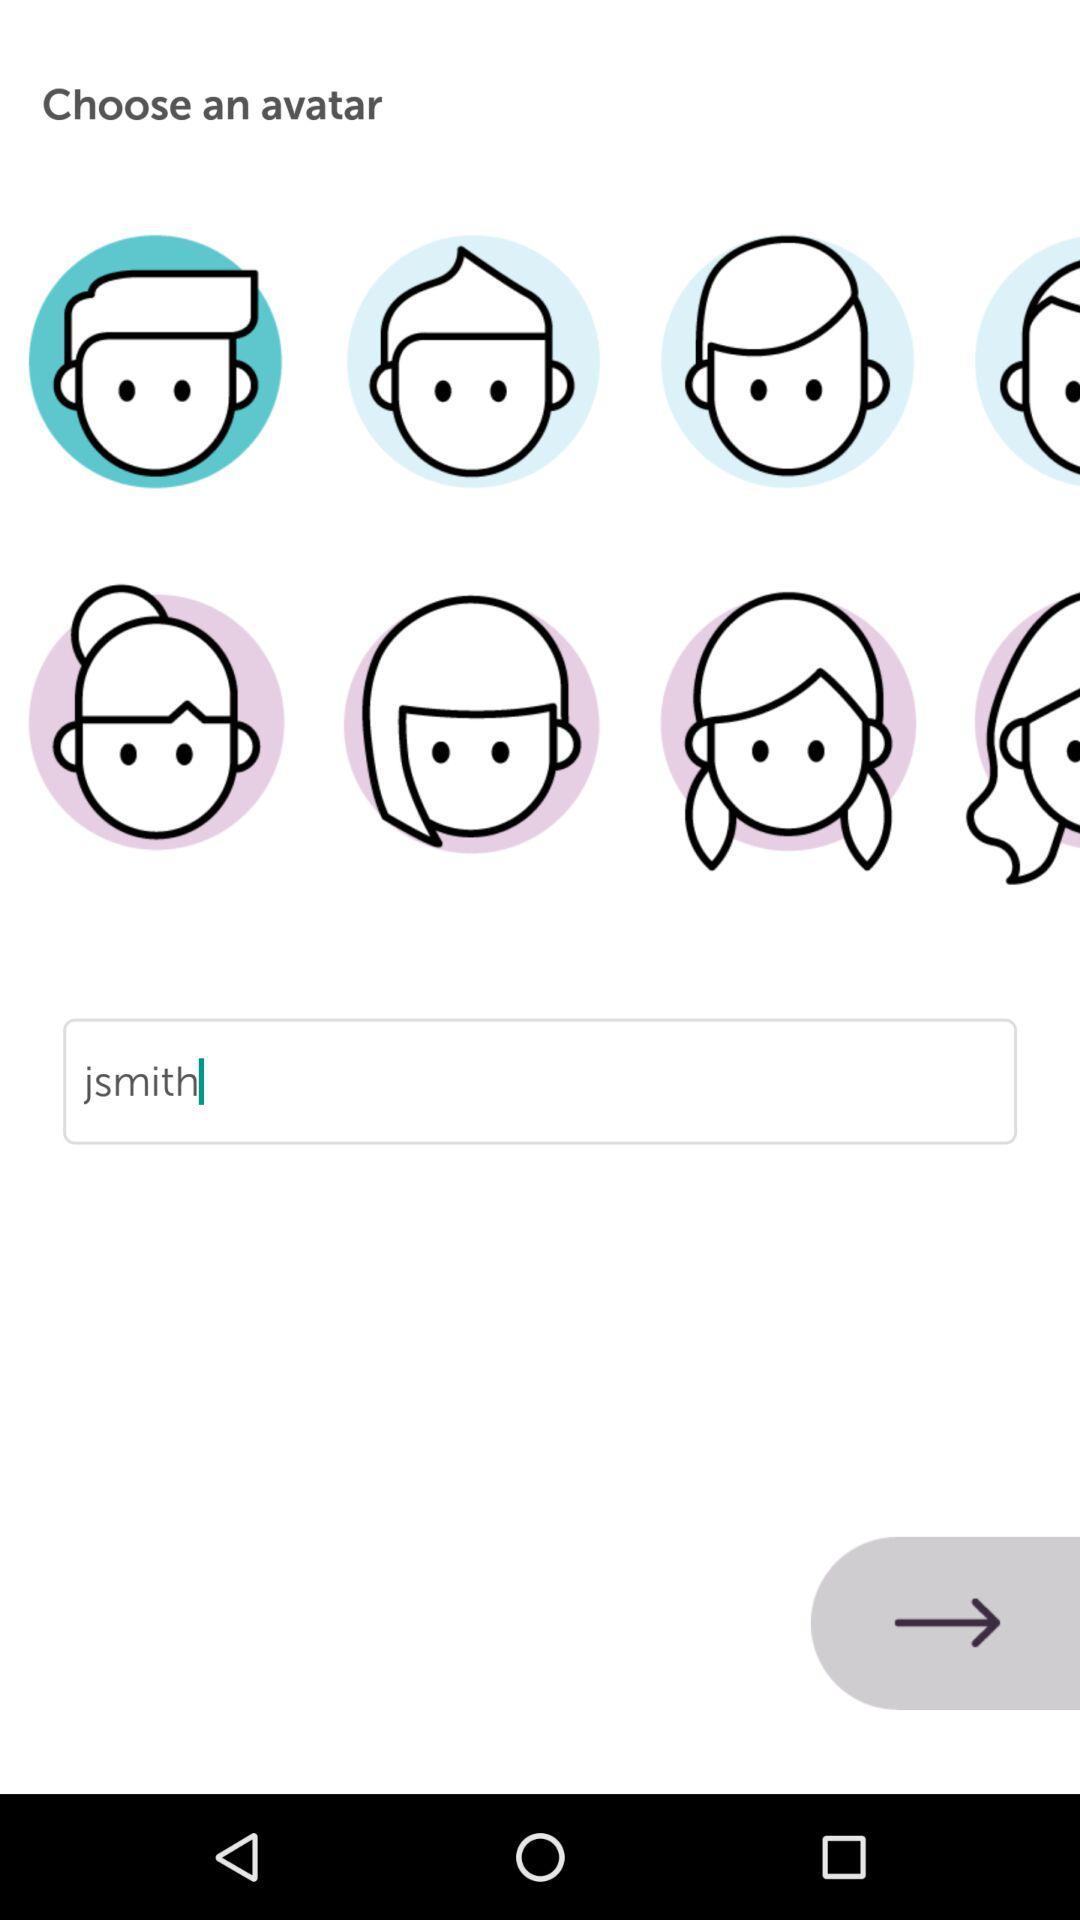  What do you see at coordinates (786, 752) in the screenshot?
I see `avatar` at bounding box center [786, 752].